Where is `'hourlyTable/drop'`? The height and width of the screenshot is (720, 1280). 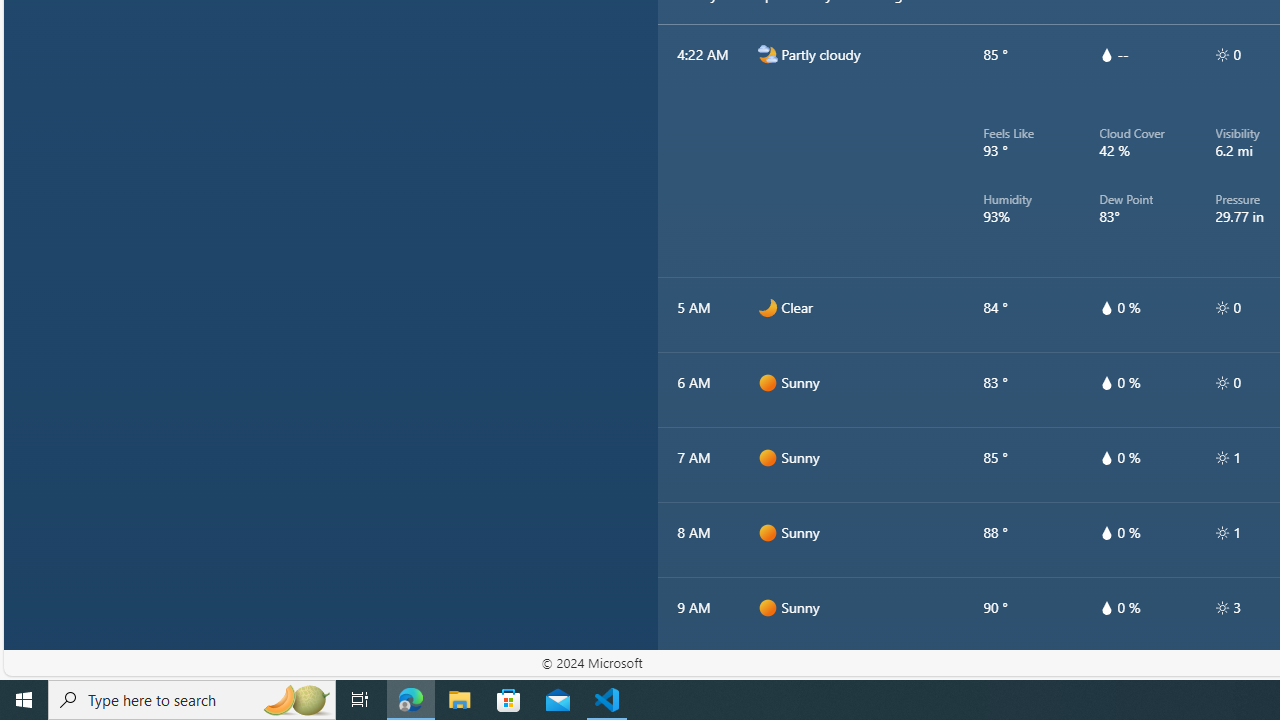 'hourlyTable/drop' is located at coordinates (1105, 607).